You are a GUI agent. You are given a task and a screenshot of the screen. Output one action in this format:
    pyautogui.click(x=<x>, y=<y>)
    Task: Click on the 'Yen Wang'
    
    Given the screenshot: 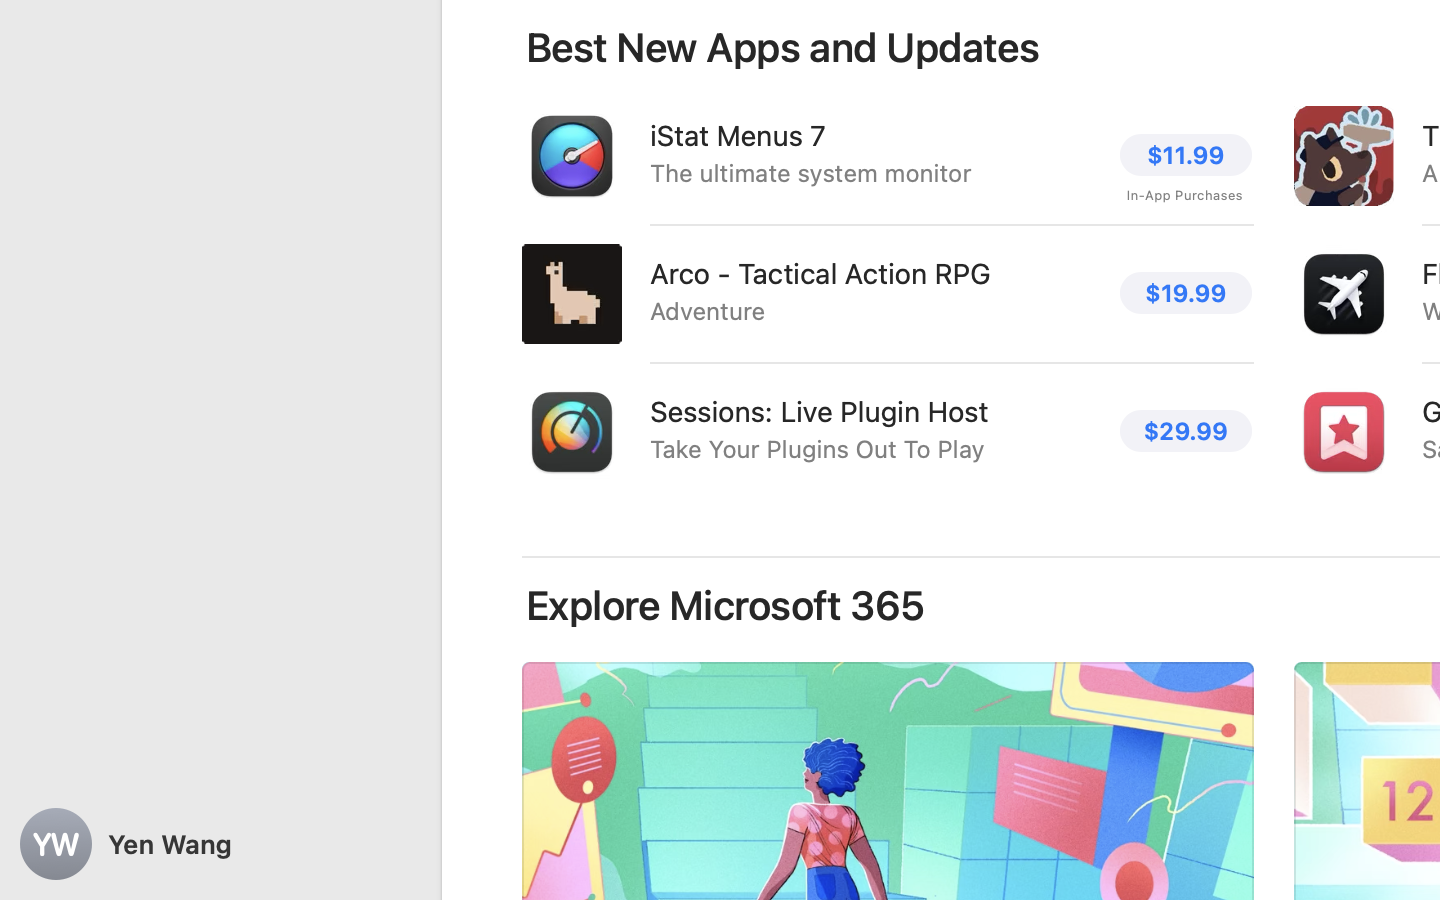 What is the action you would take?
    pyautogui.click(x=220, y=844)
    